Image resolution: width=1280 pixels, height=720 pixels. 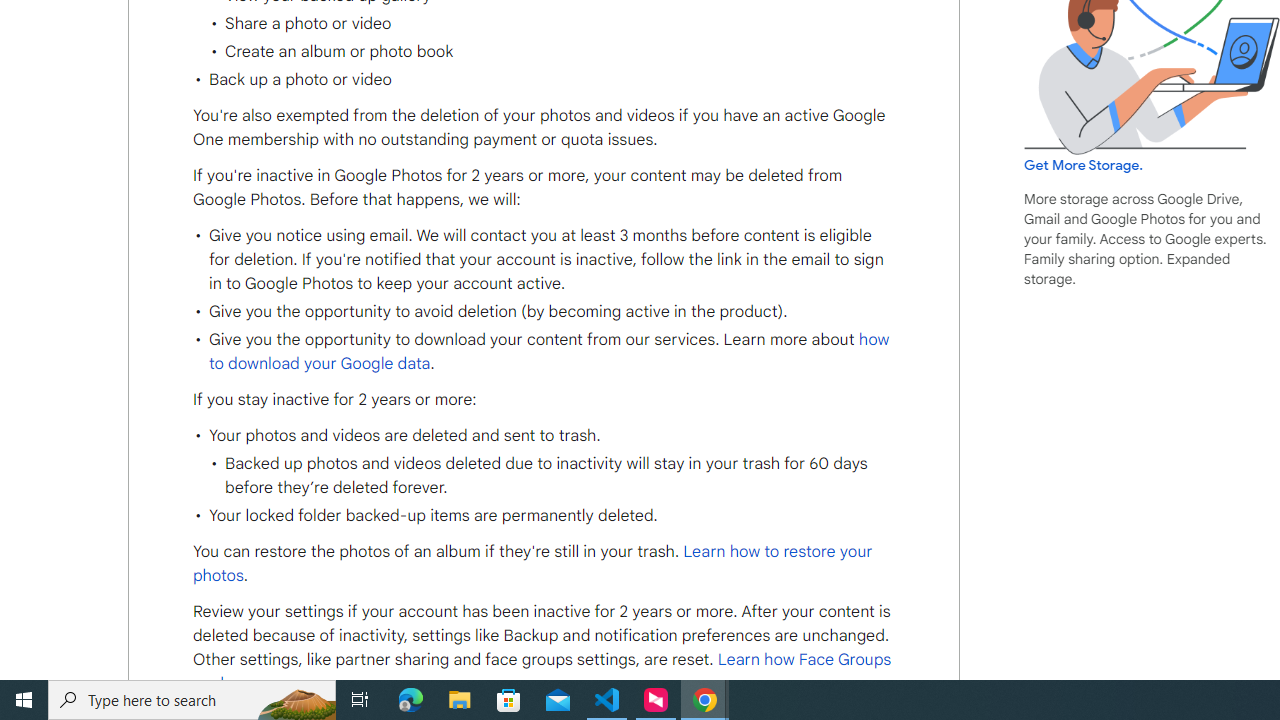 I want to click on 'Learn how to restore your photos', so click(x=533, y=564).